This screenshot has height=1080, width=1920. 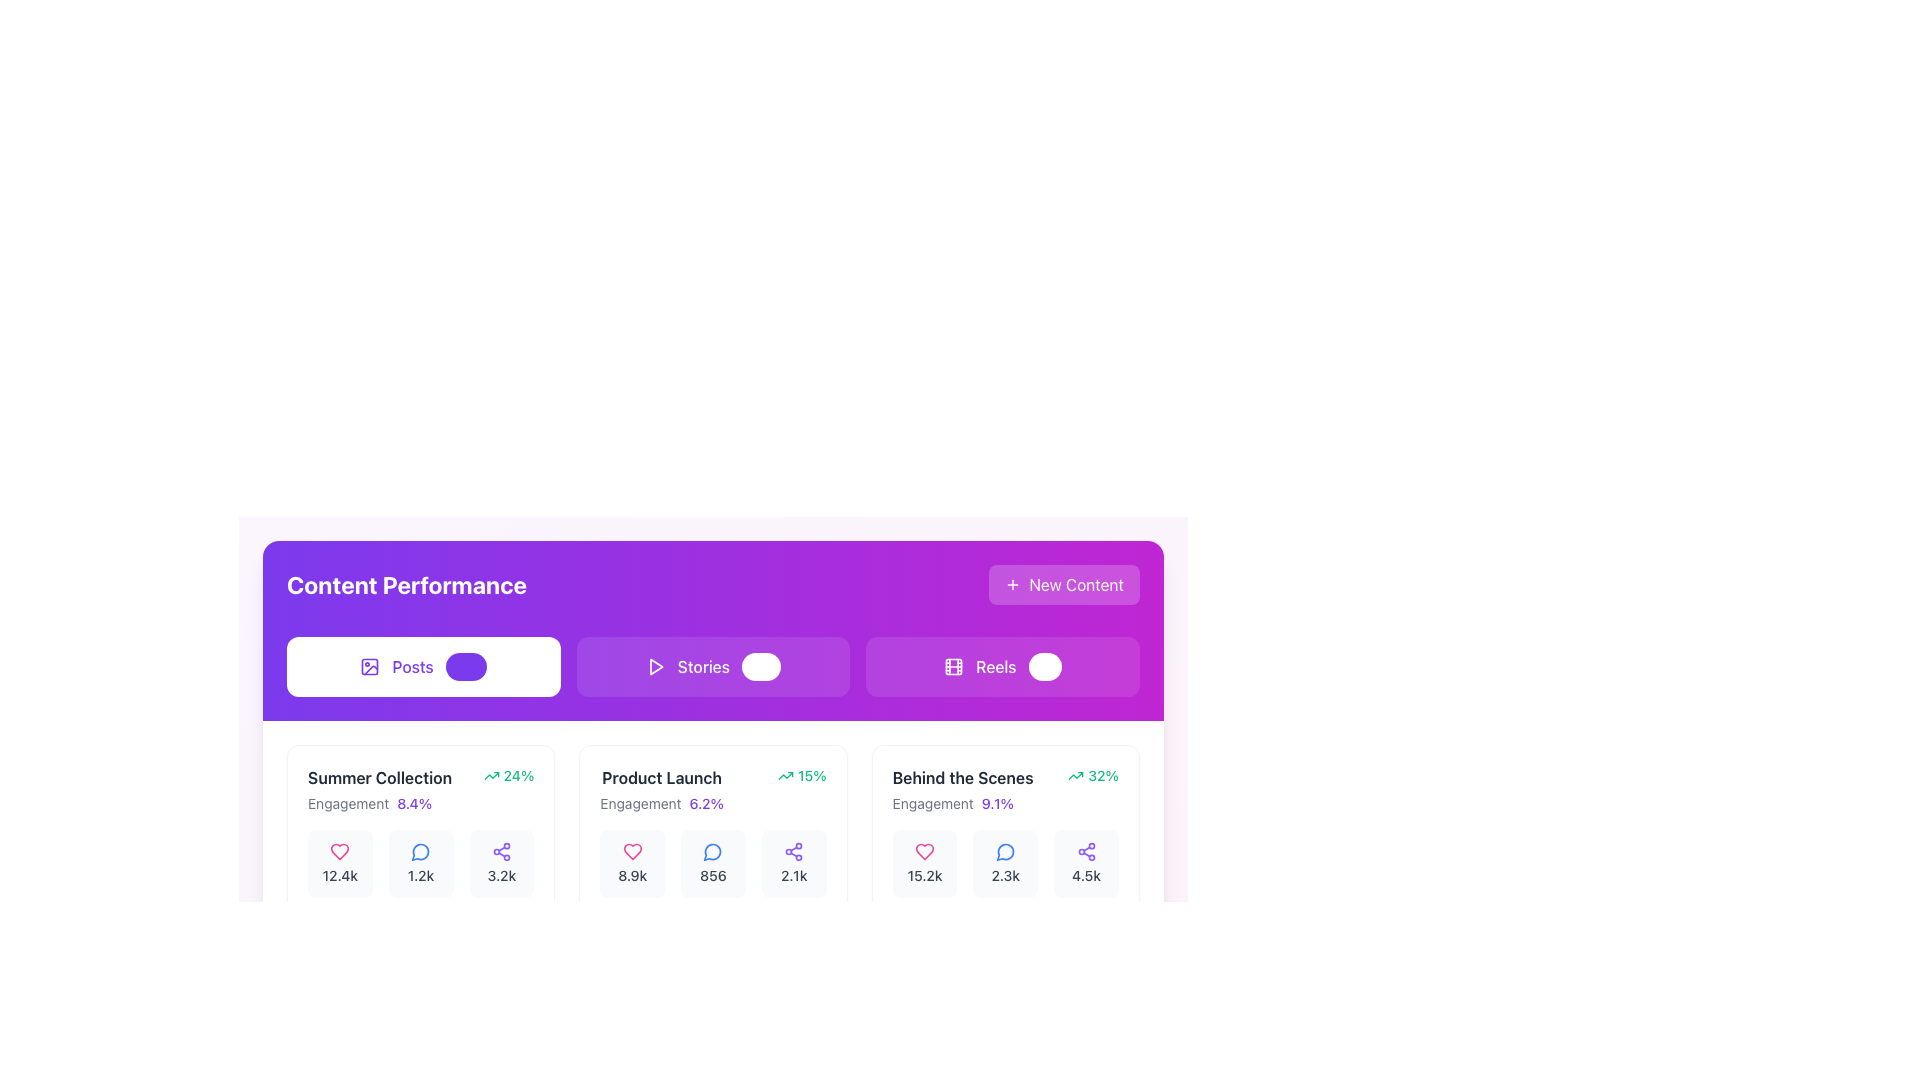 I want to click on the value displayed on the rectangular badge with rounded corners showing '89', located in the top-right corner of the interface, adjacent to the 'Reels' label, so click(x=1044, y=667).